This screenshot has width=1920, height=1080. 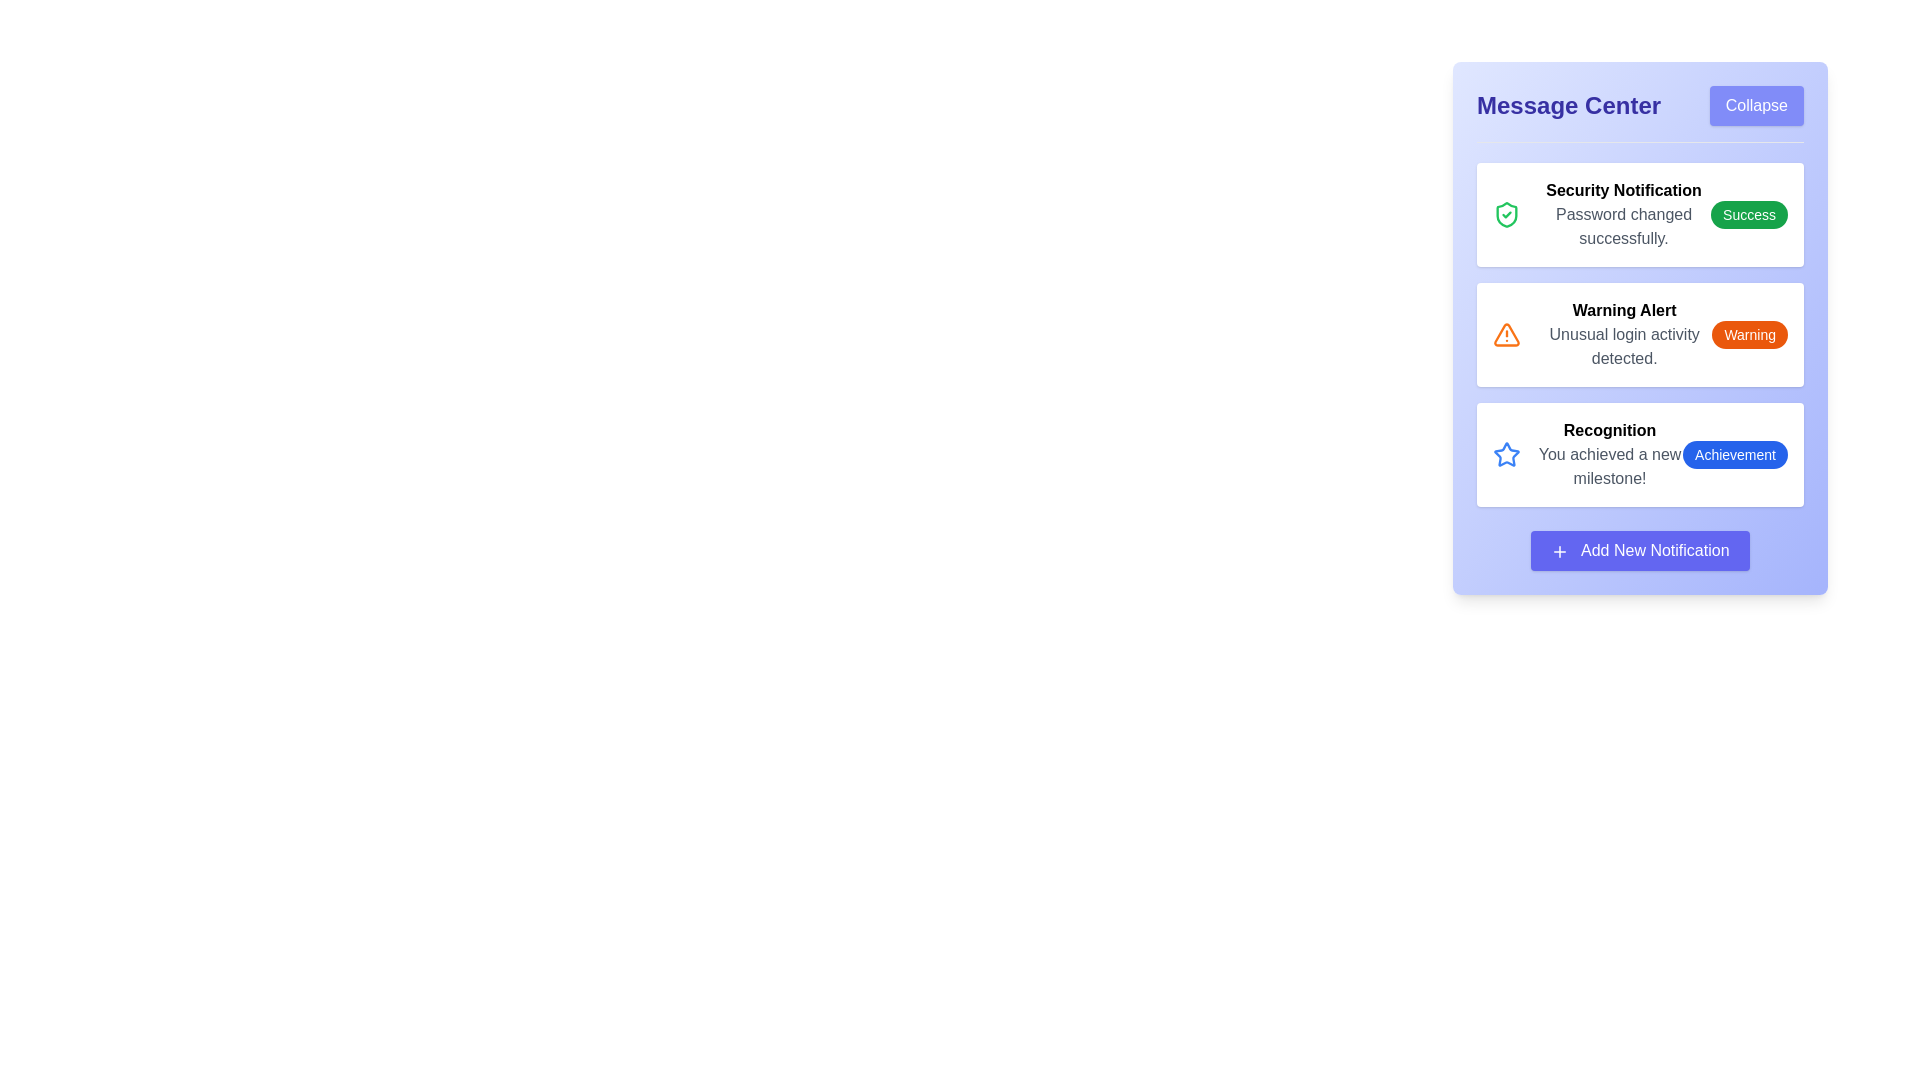 I want to click on the shield icon with a checkmark, styled with a green stroke, located above the 'Success' tag in the first notification section of the message center, so click(x=1507, y=215).